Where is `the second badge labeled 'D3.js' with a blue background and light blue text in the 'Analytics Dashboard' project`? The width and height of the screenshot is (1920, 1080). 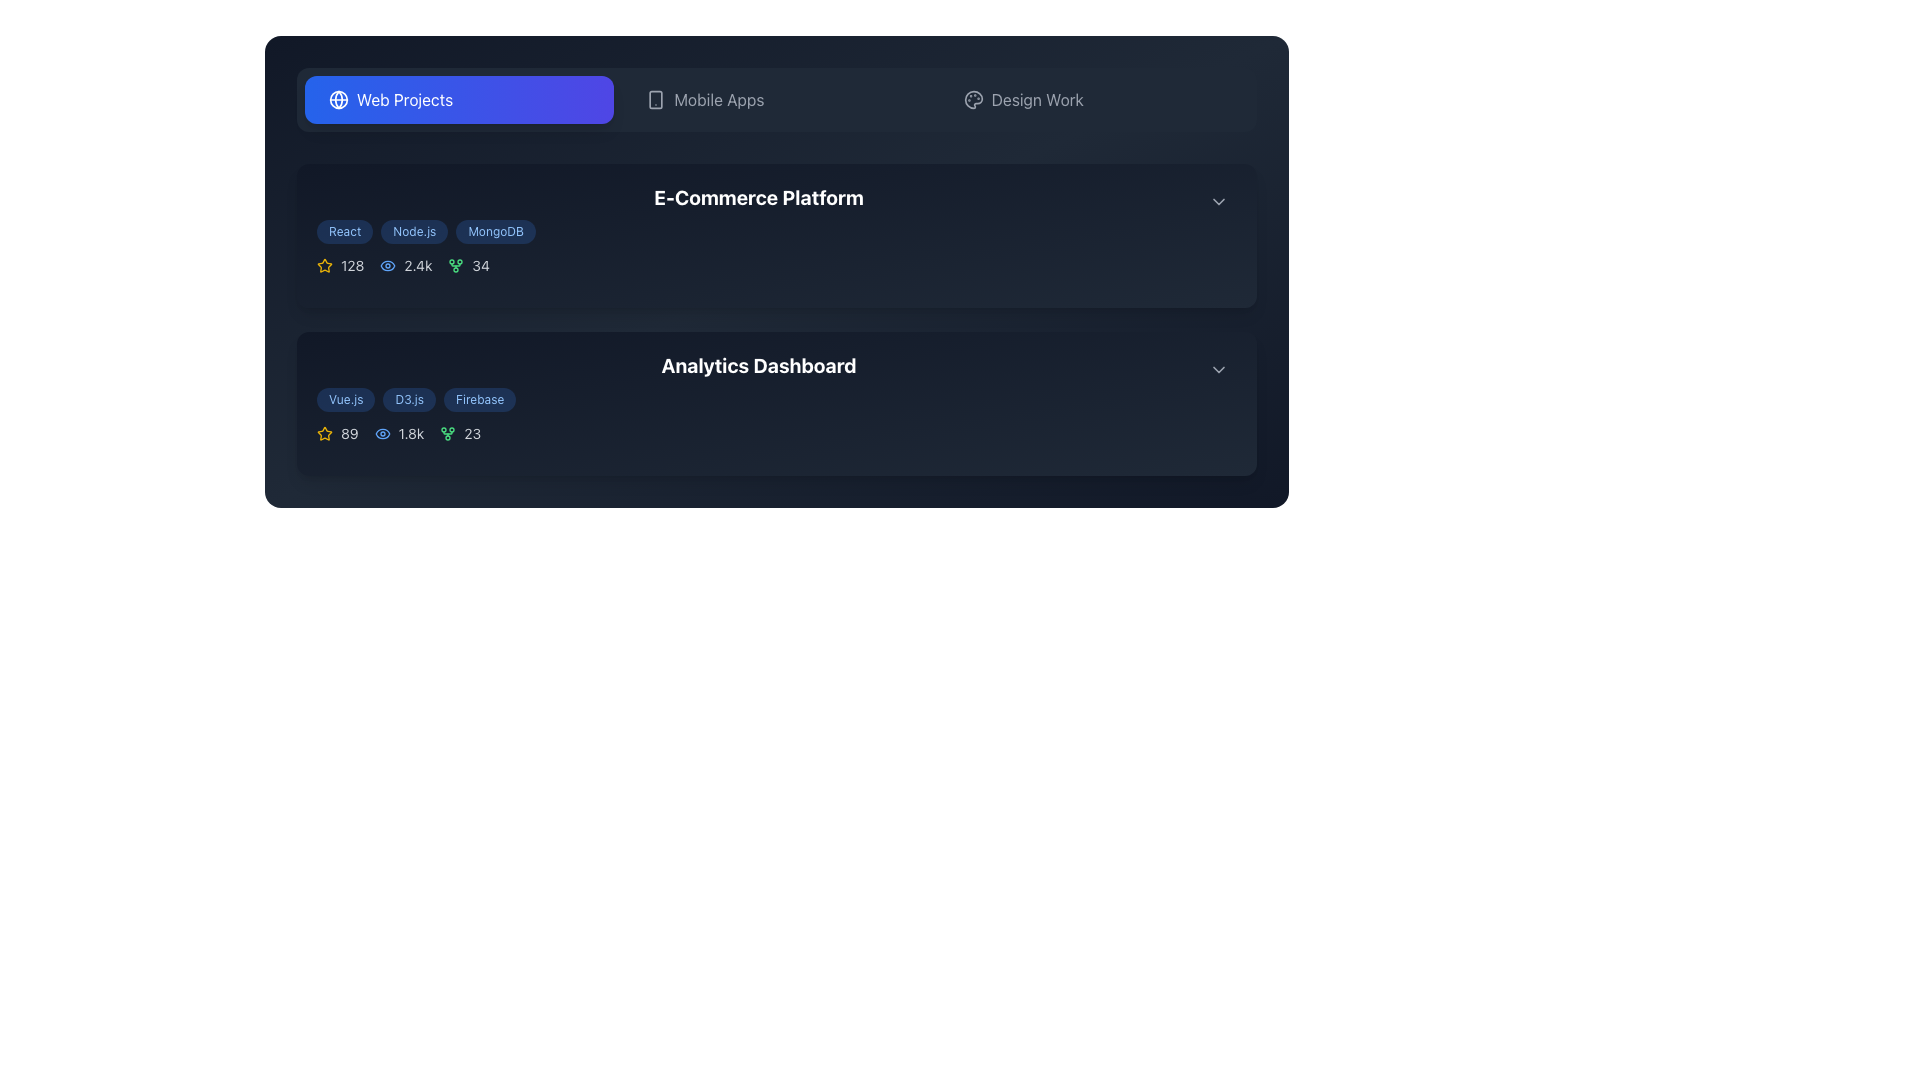
the second badge labeled 'D3.js' with a blue background and light blue text in the 'Analytics Dashboard' project is located at coordinates (408, 400).